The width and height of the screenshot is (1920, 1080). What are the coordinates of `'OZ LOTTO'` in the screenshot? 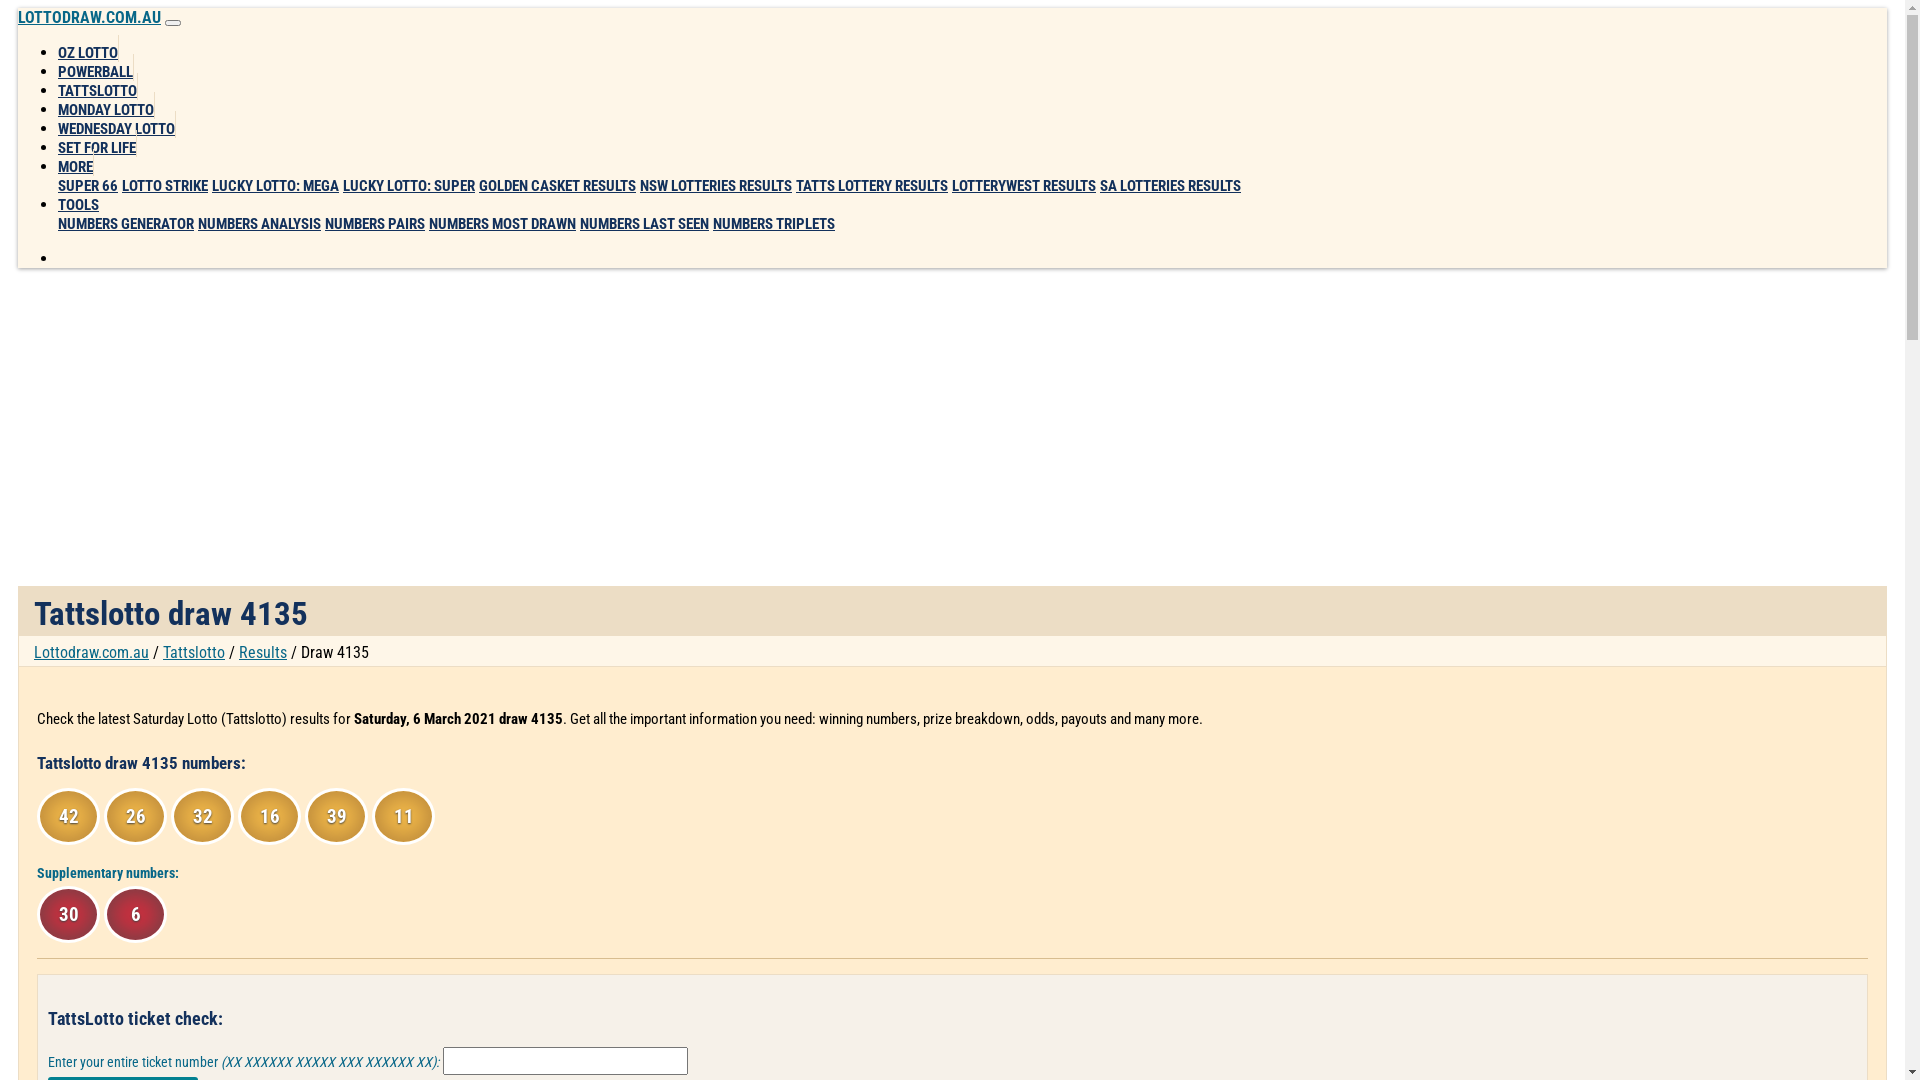 It's located at (87, 47).